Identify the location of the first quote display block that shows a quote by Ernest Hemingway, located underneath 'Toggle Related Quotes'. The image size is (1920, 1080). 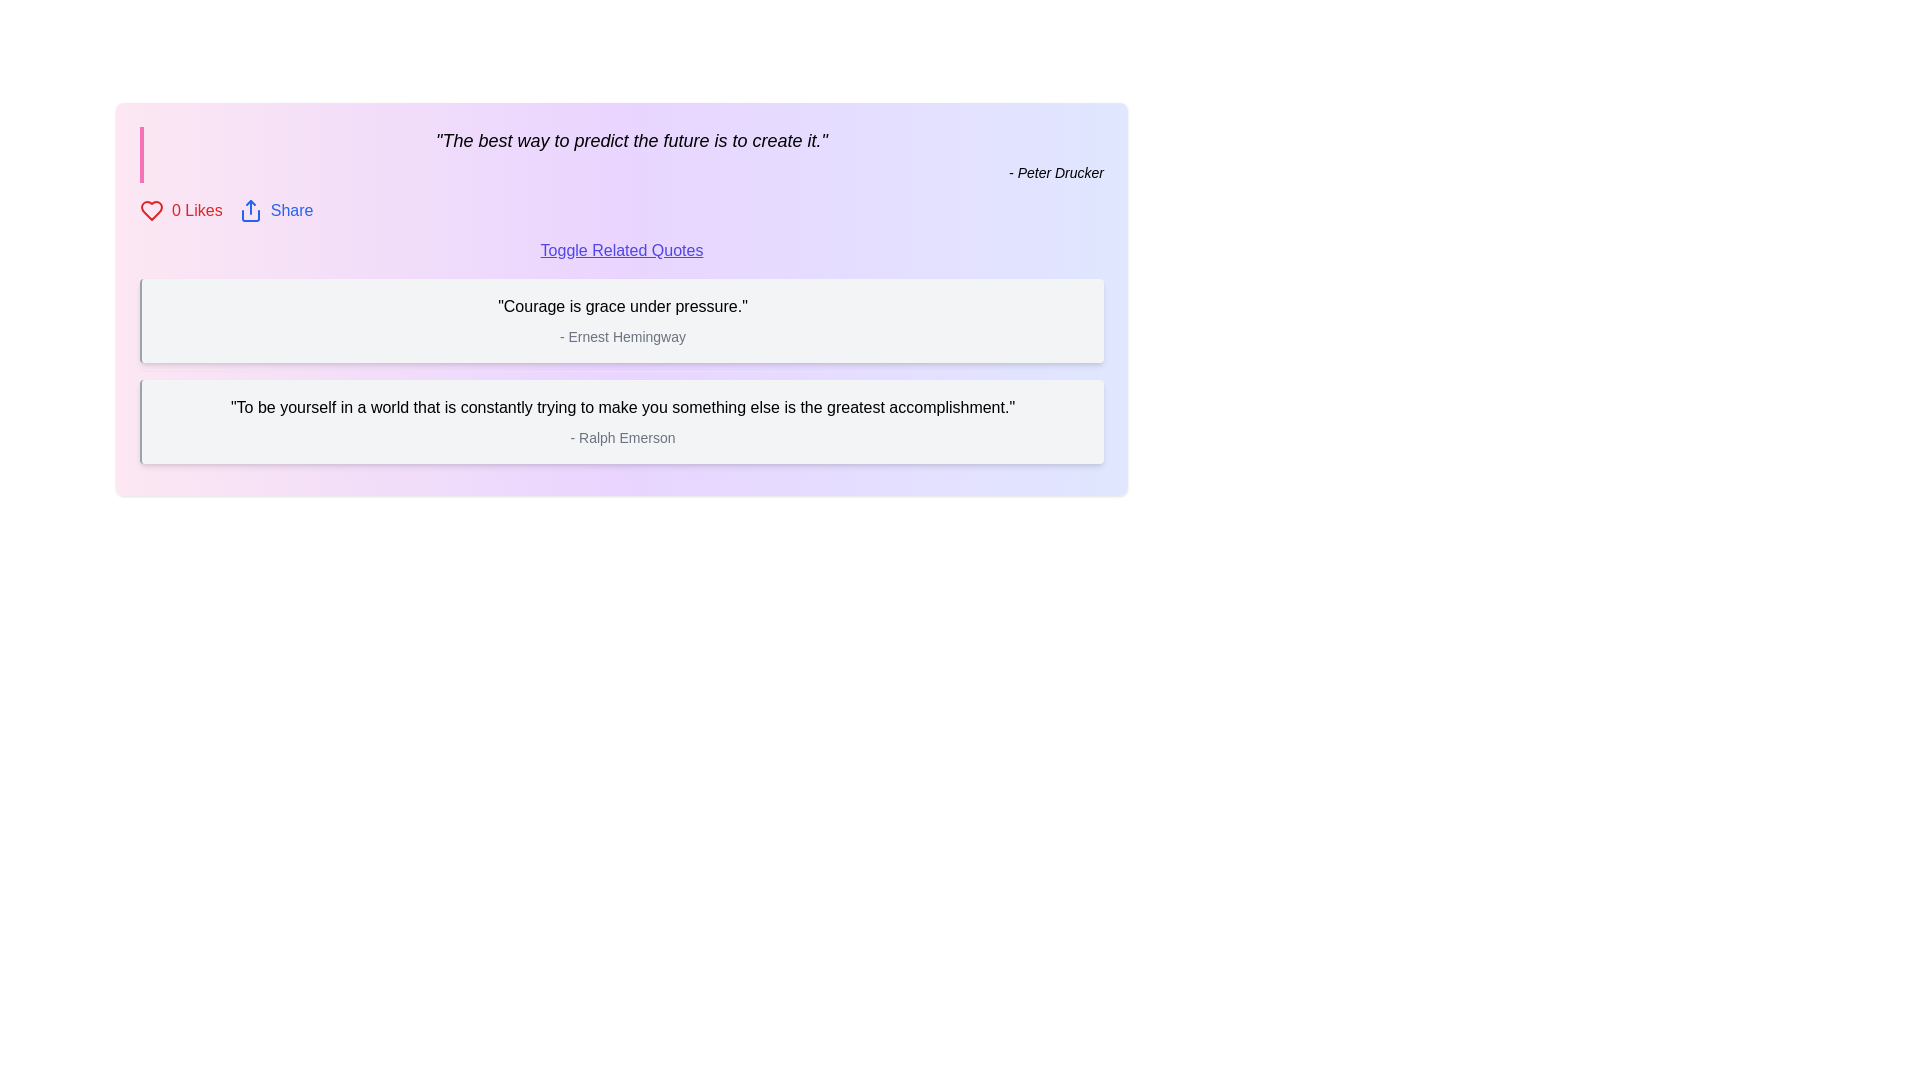
(621, 319).